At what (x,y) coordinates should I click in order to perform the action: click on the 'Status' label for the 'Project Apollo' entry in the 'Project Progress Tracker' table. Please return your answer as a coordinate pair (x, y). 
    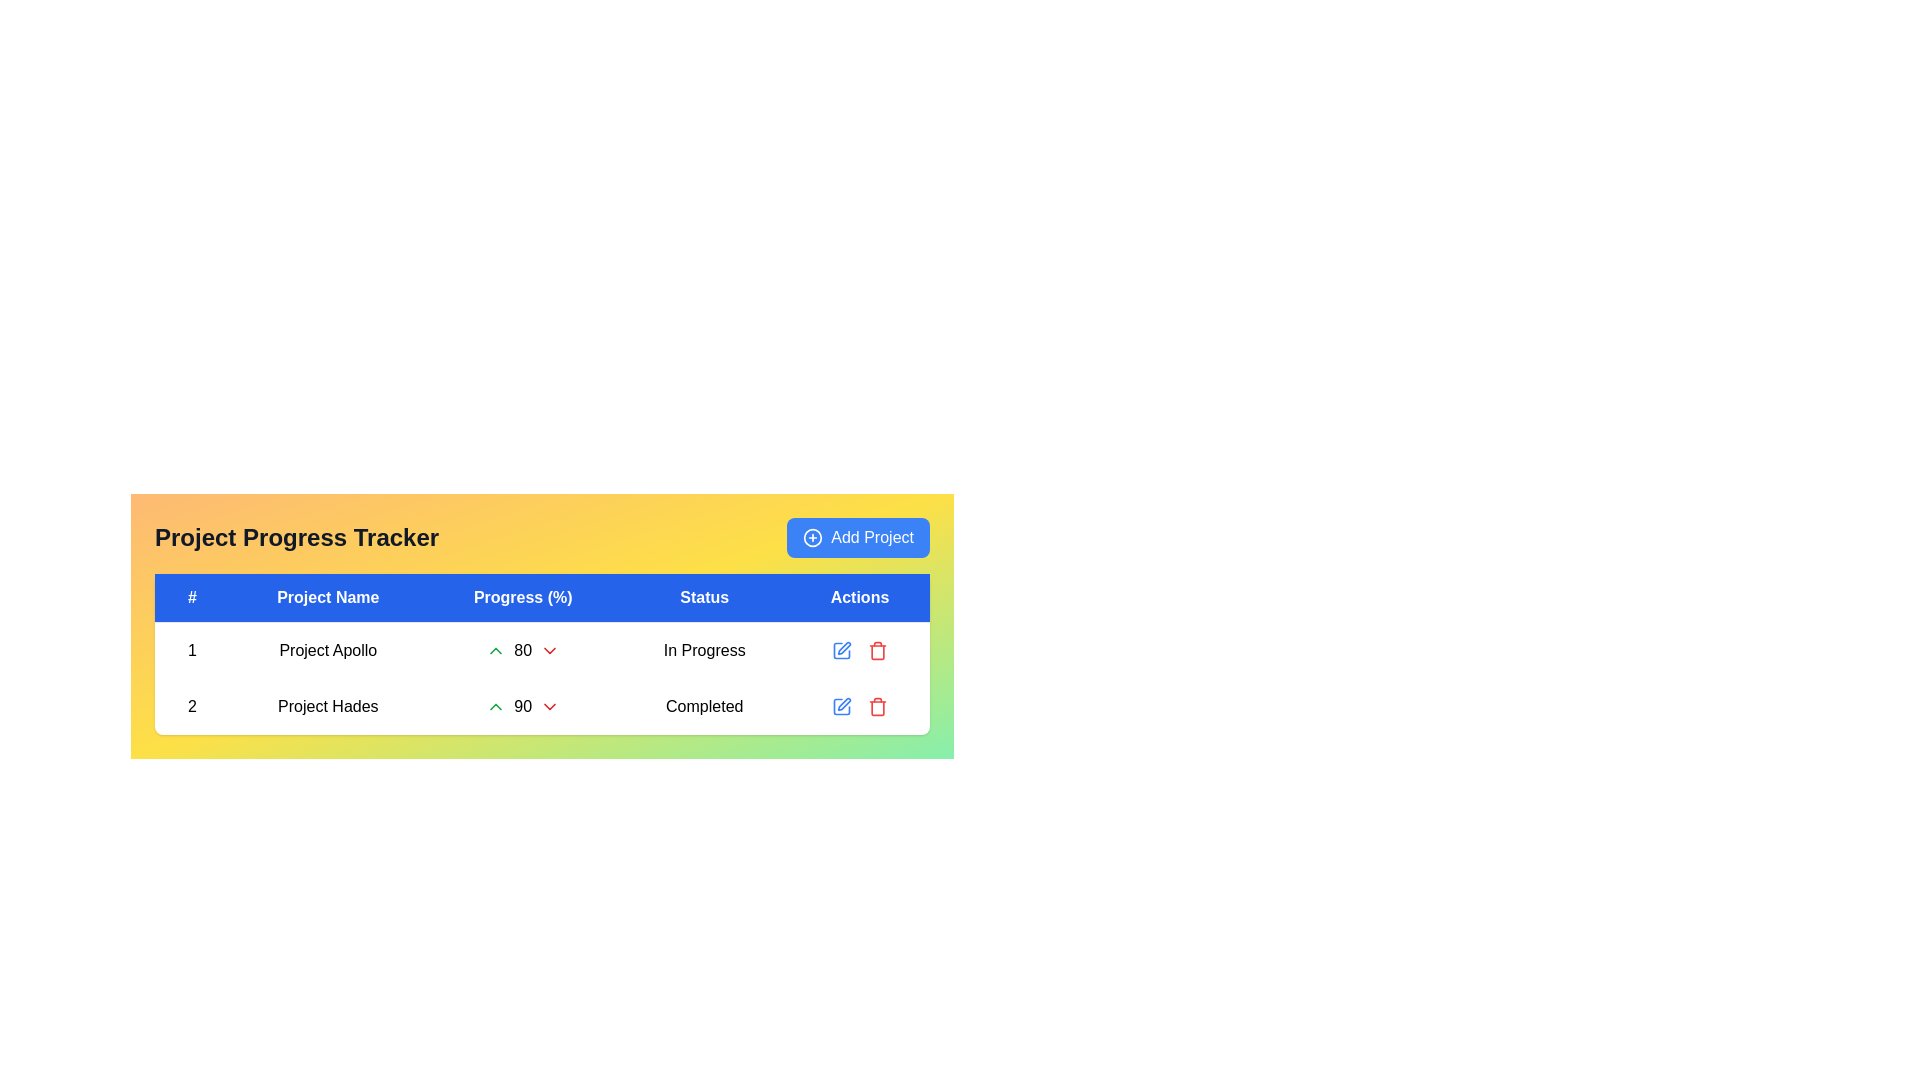
    Looking at the image, I should click on (704, 650).